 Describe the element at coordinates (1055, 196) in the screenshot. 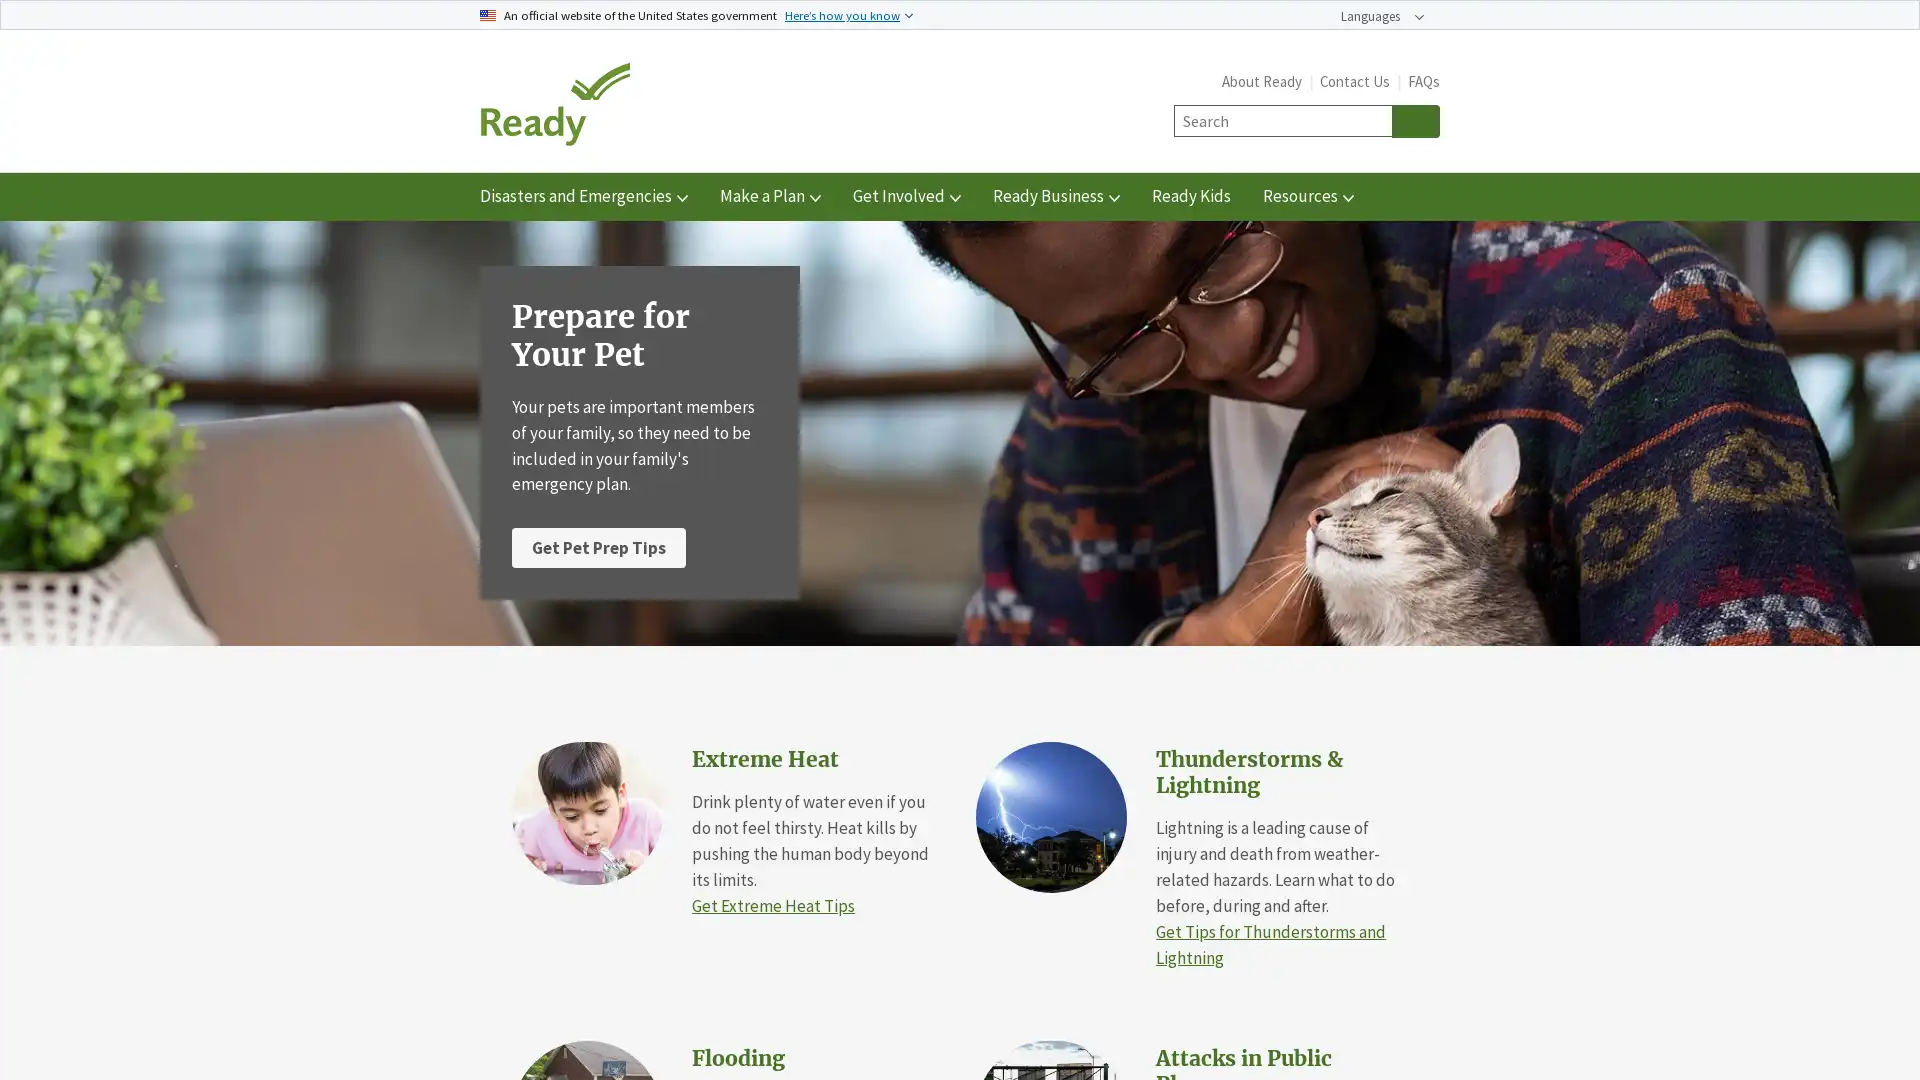

I see `Ready Business` at that location.